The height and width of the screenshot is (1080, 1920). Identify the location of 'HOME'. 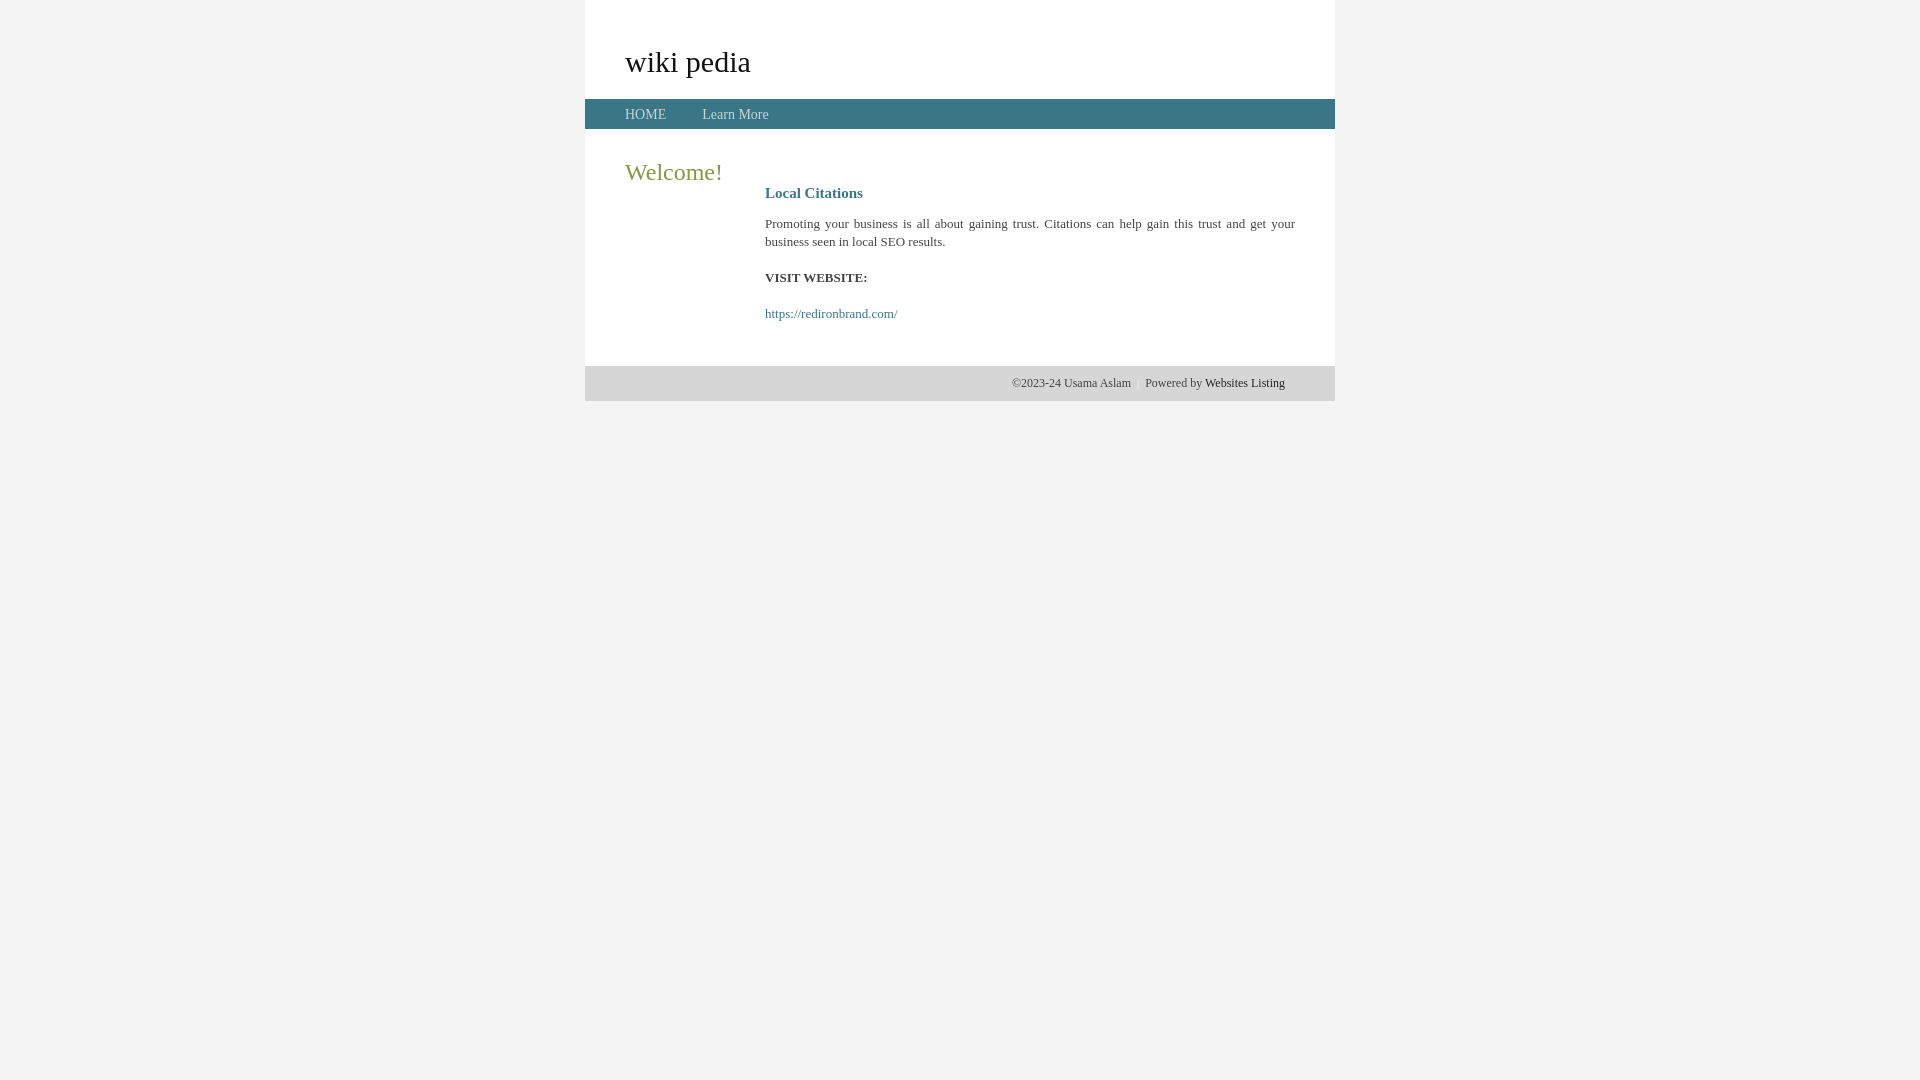
(645, 114).